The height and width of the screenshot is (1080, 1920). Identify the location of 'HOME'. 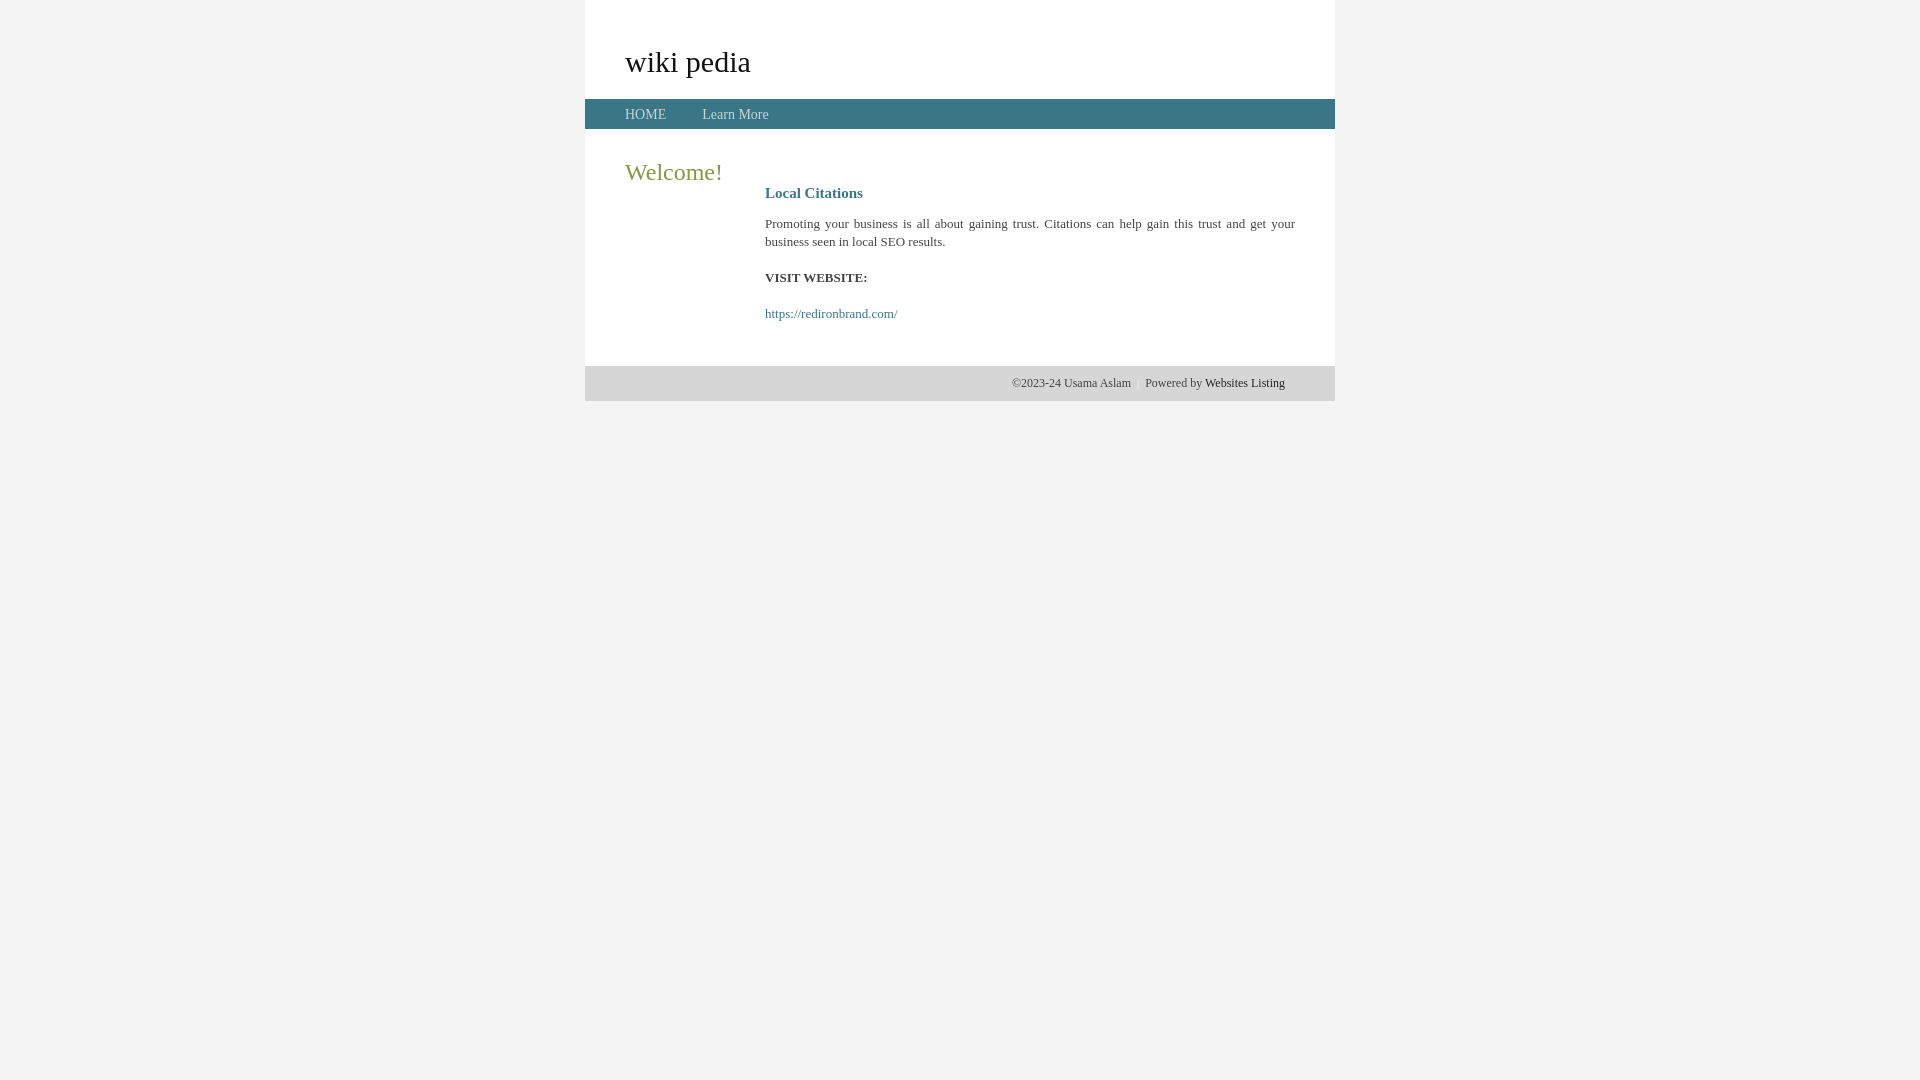
(645, 114).